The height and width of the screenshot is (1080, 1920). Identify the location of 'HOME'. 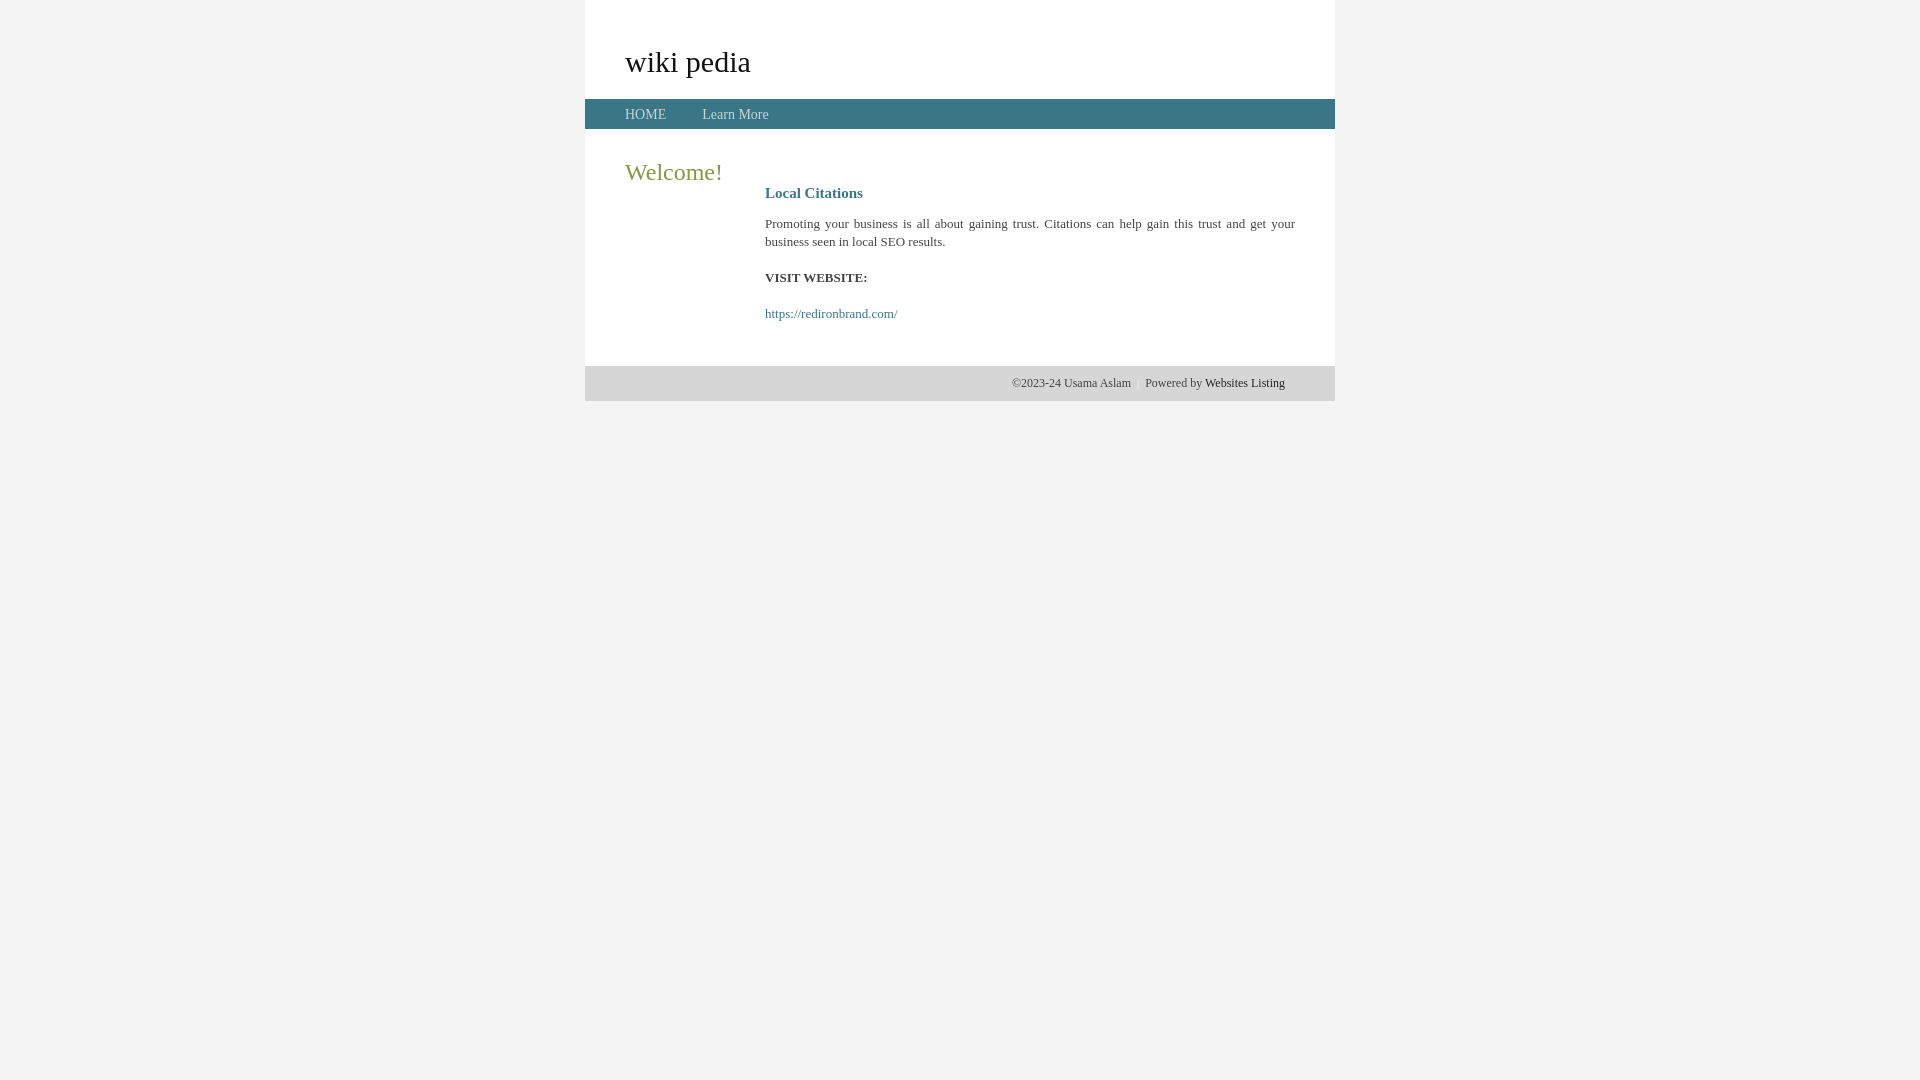
(645, 114).